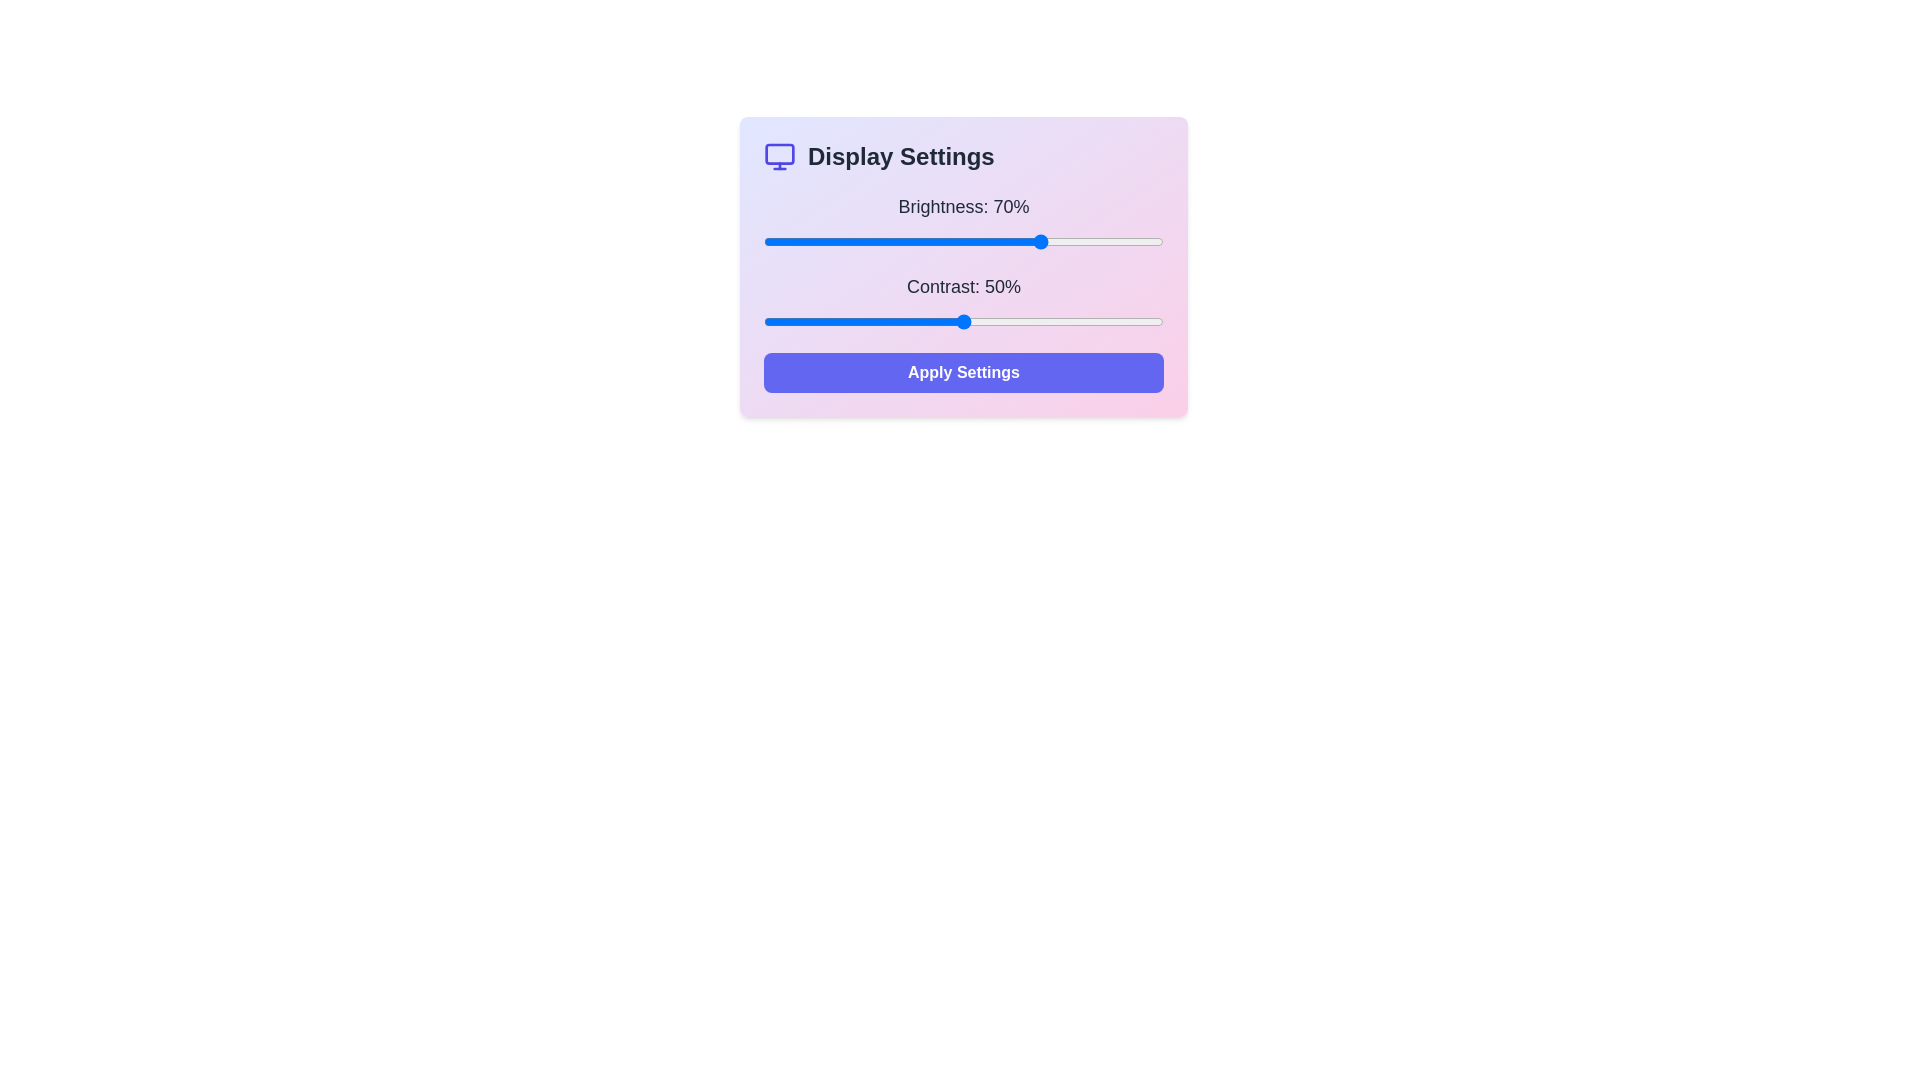  What do you see at coordinates (954, 320) in the screenshot?
I see `the contrast slider to 48%` at bounding box center [954, 320].